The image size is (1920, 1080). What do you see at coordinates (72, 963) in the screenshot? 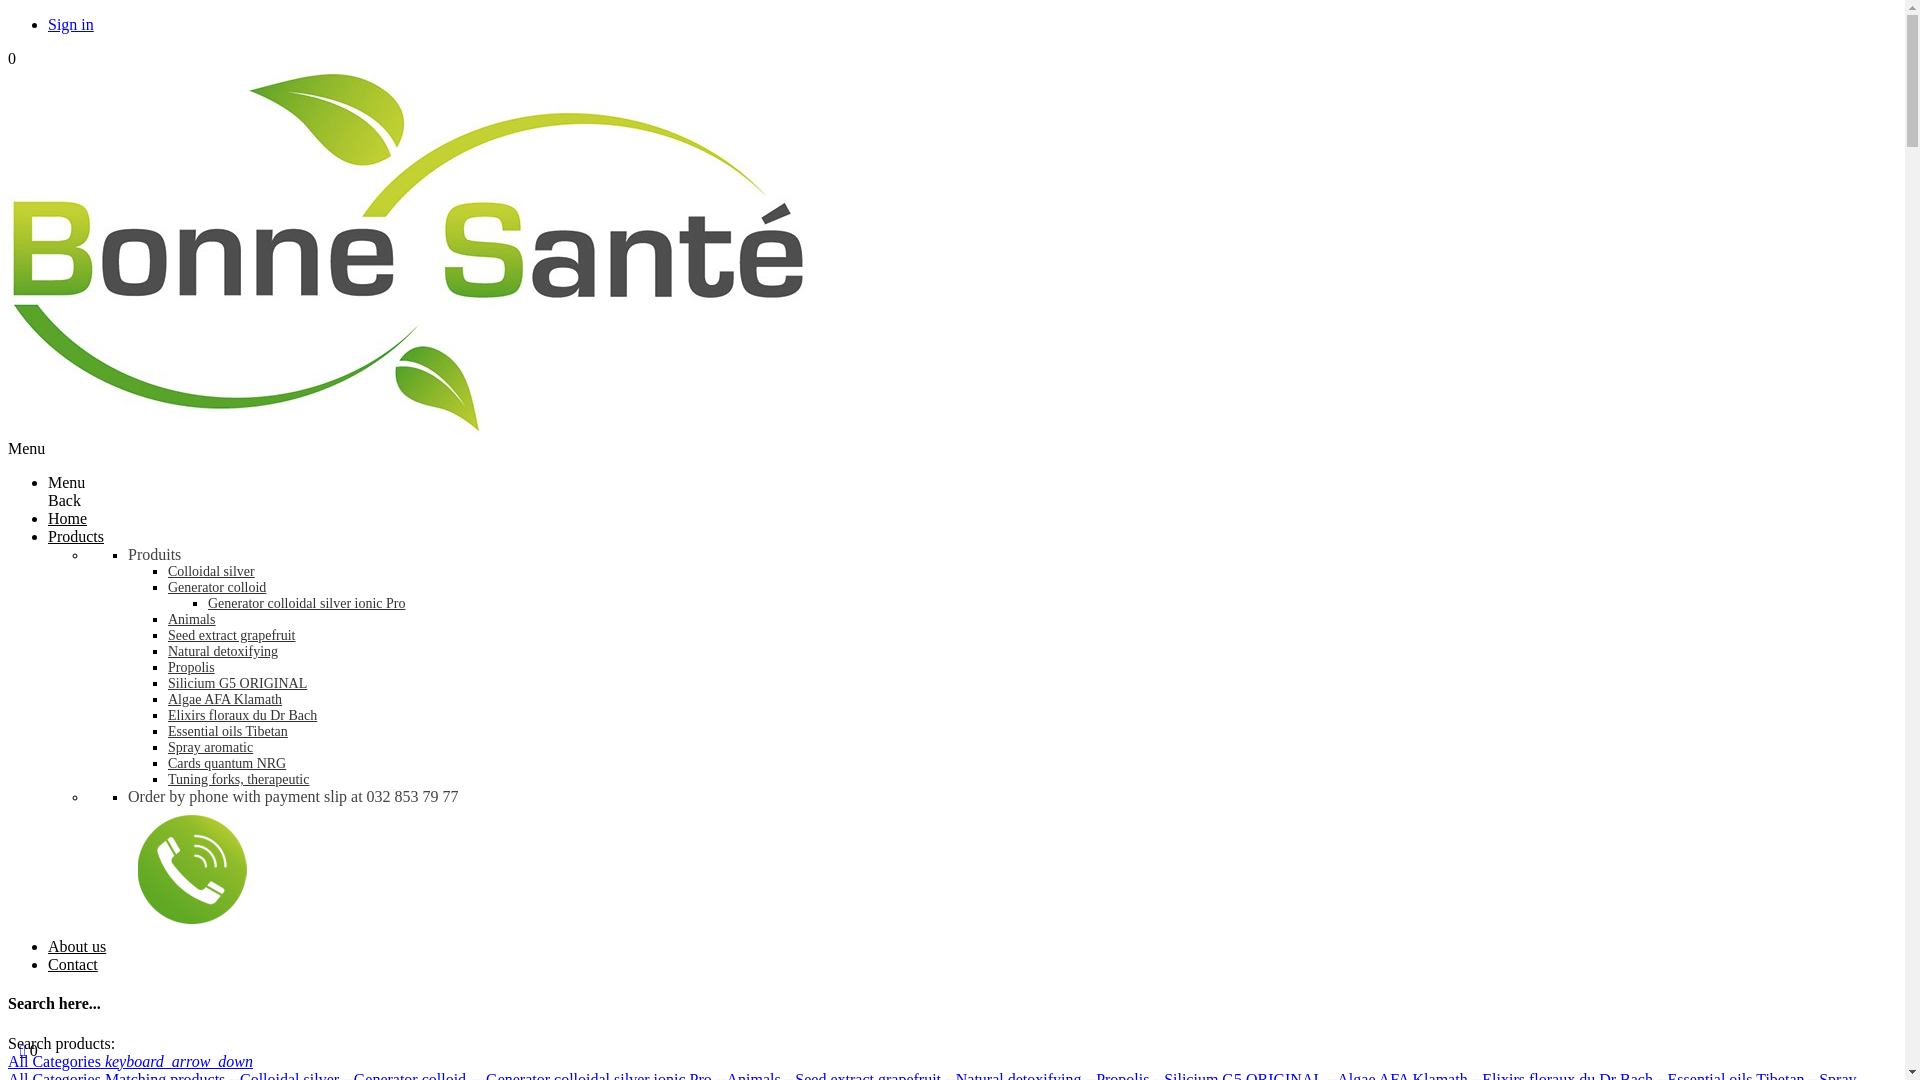
I see `'Contact'` at bounding box center [72, 963].